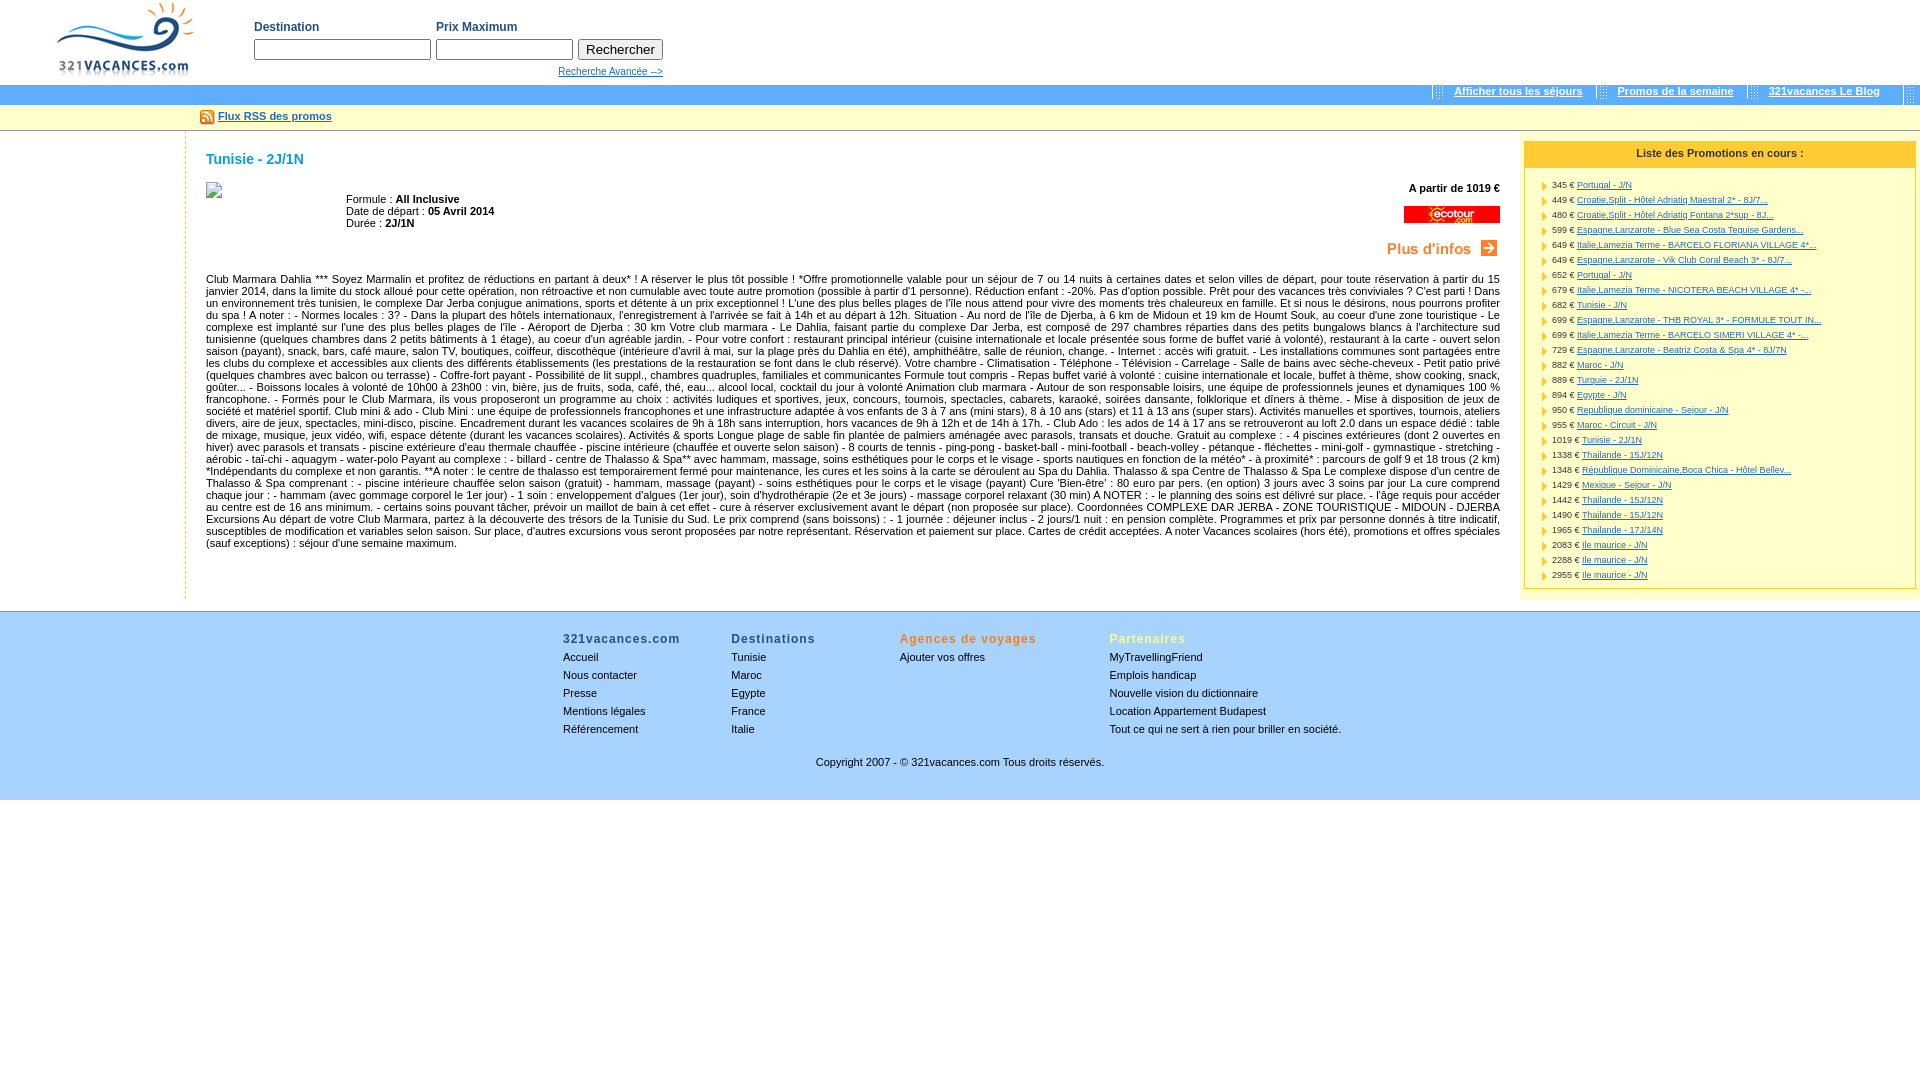  What do you see at coordinates (1576, 319) in the screenshot?
I see `'Espagne,Lanzarote - THB ROYAL 3* - FORMULE TOUT IN...'` at bounding box center [1576, 319].